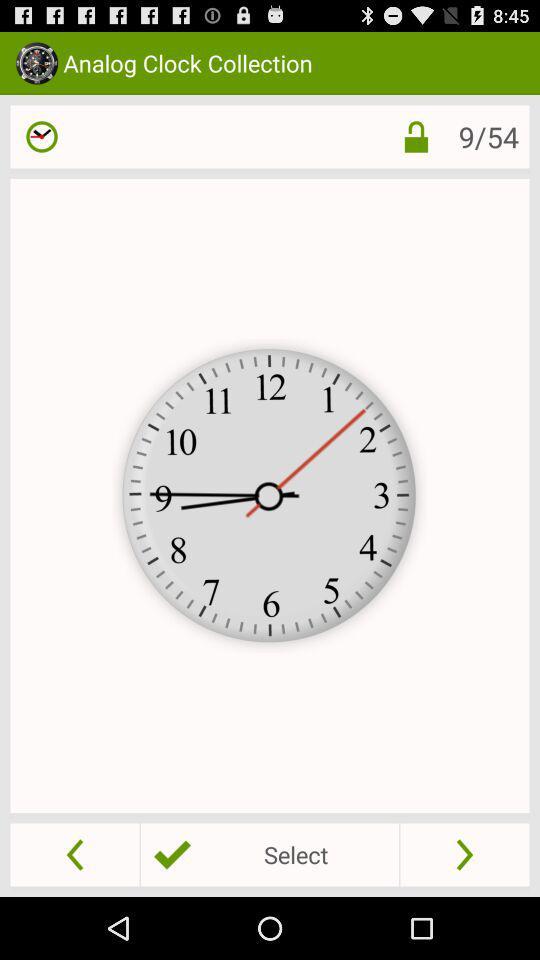 The height and width of the screenshot is (960, 540). What do you see at coordinates (74, 853) in the screenshot?
I see `go back` at bounding box center [74, 853].